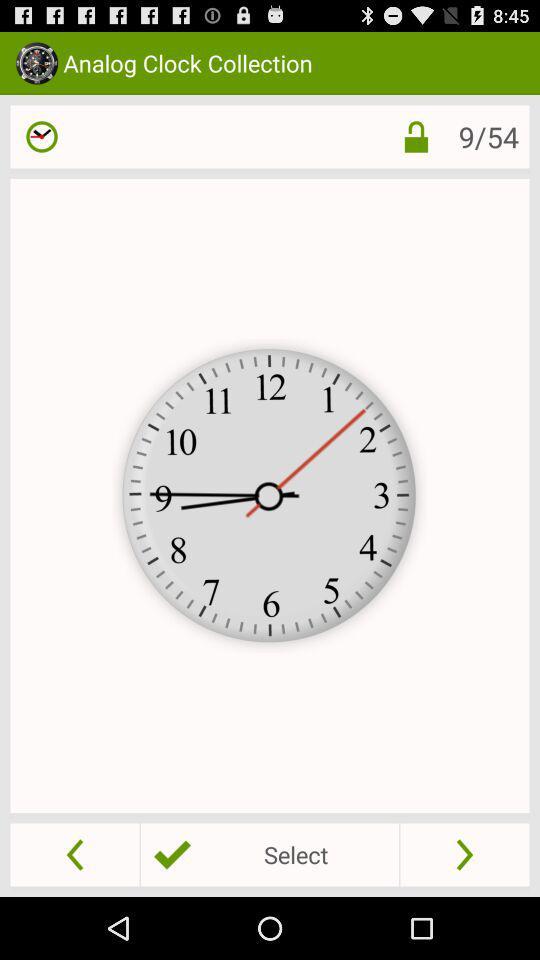 The height and width of the screenshot is (960, 540). What do you see at coordinates (74, 853) in the screenshot?
I see `go back` at bounding box center [74, 853].